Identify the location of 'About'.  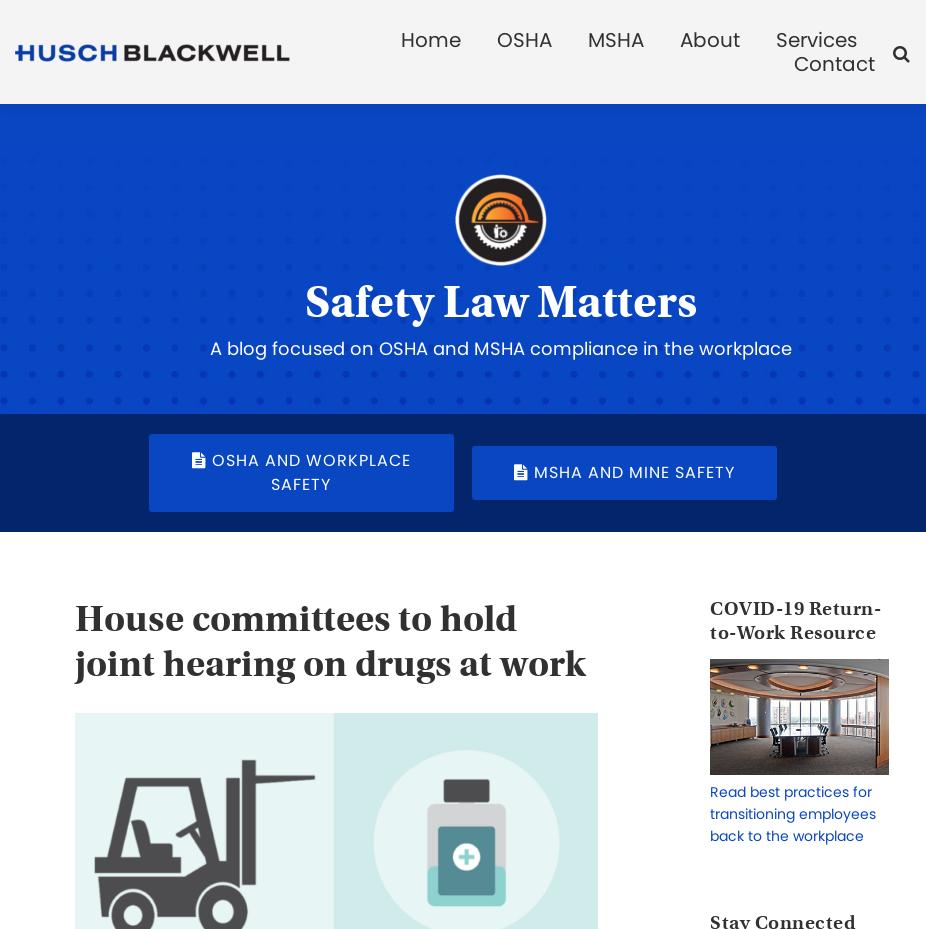
(709, 39).